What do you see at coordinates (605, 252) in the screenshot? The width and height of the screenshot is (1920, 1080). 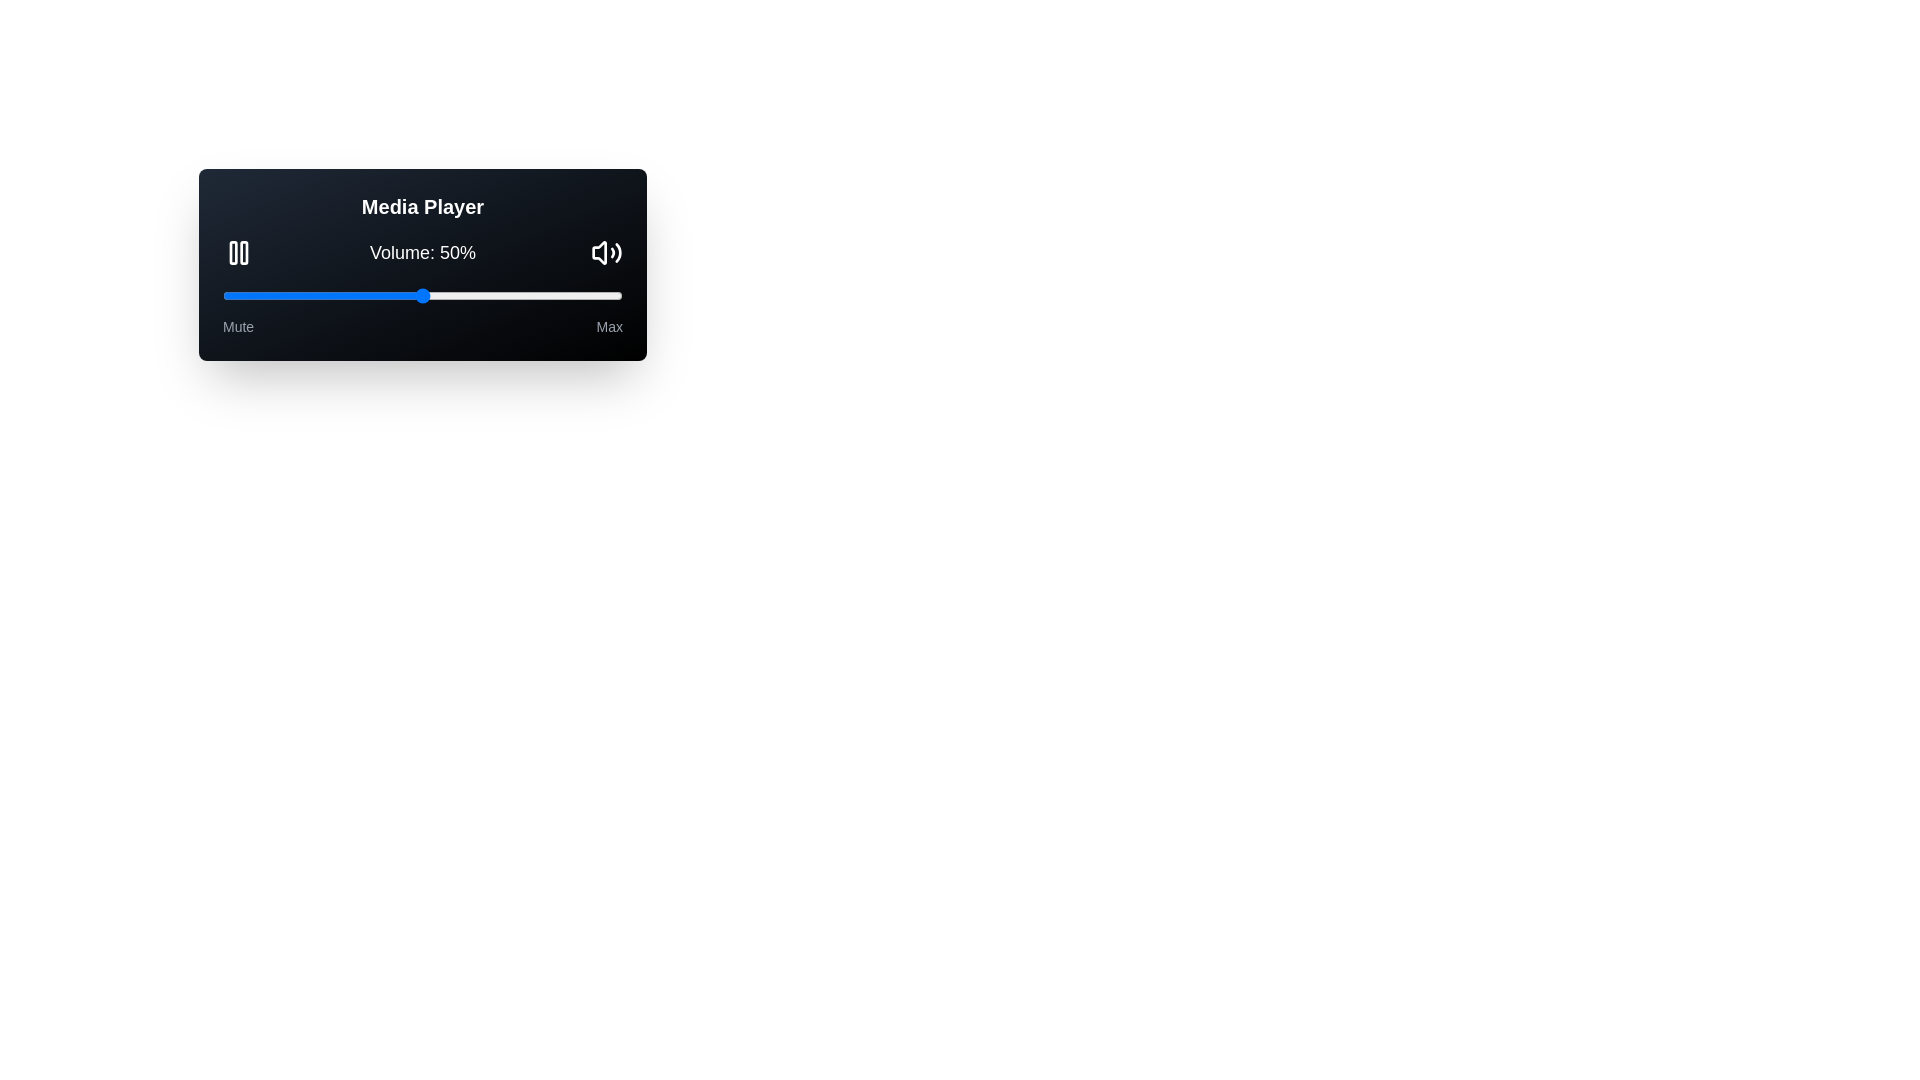 I see `the volume icon to toggle mute/unmute` at bounding box center [605, 252].